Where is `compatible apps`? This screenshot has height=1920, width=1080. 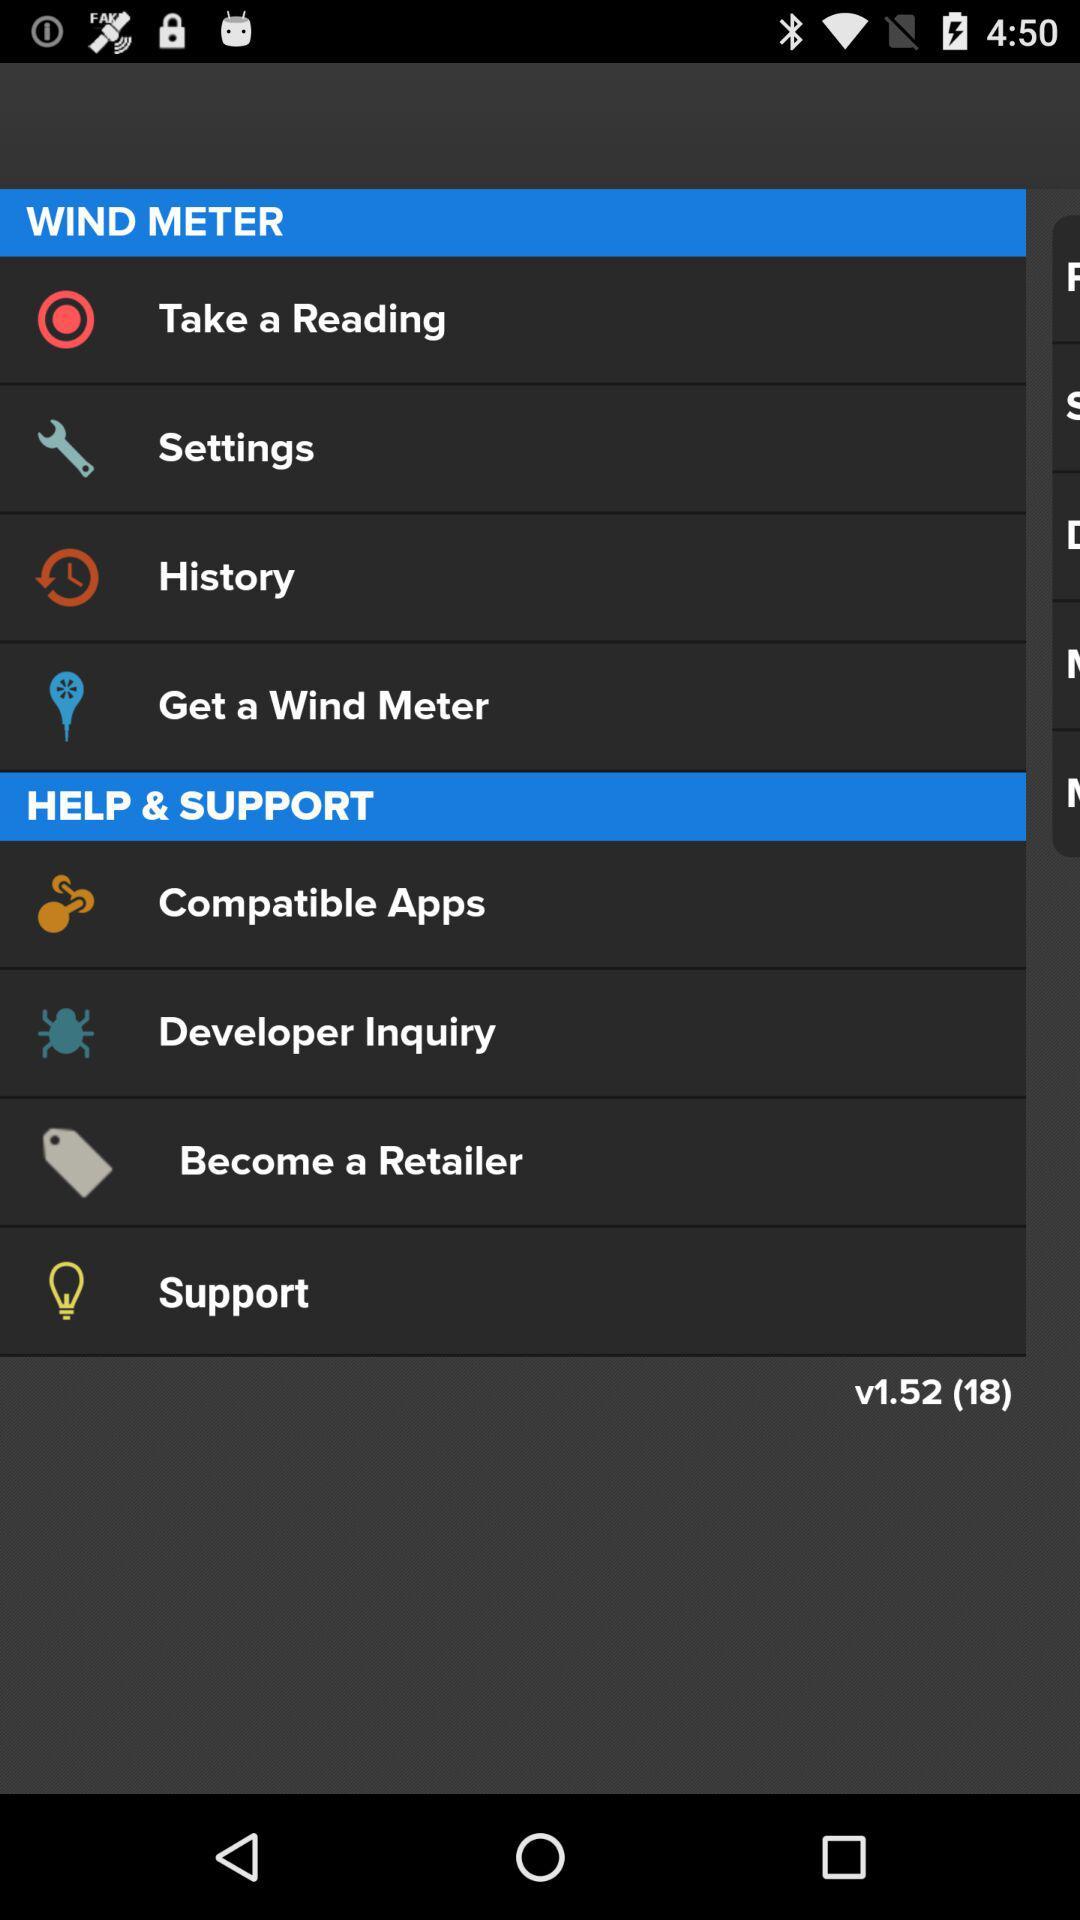
compatible apps is located at coordinates (512, 902).